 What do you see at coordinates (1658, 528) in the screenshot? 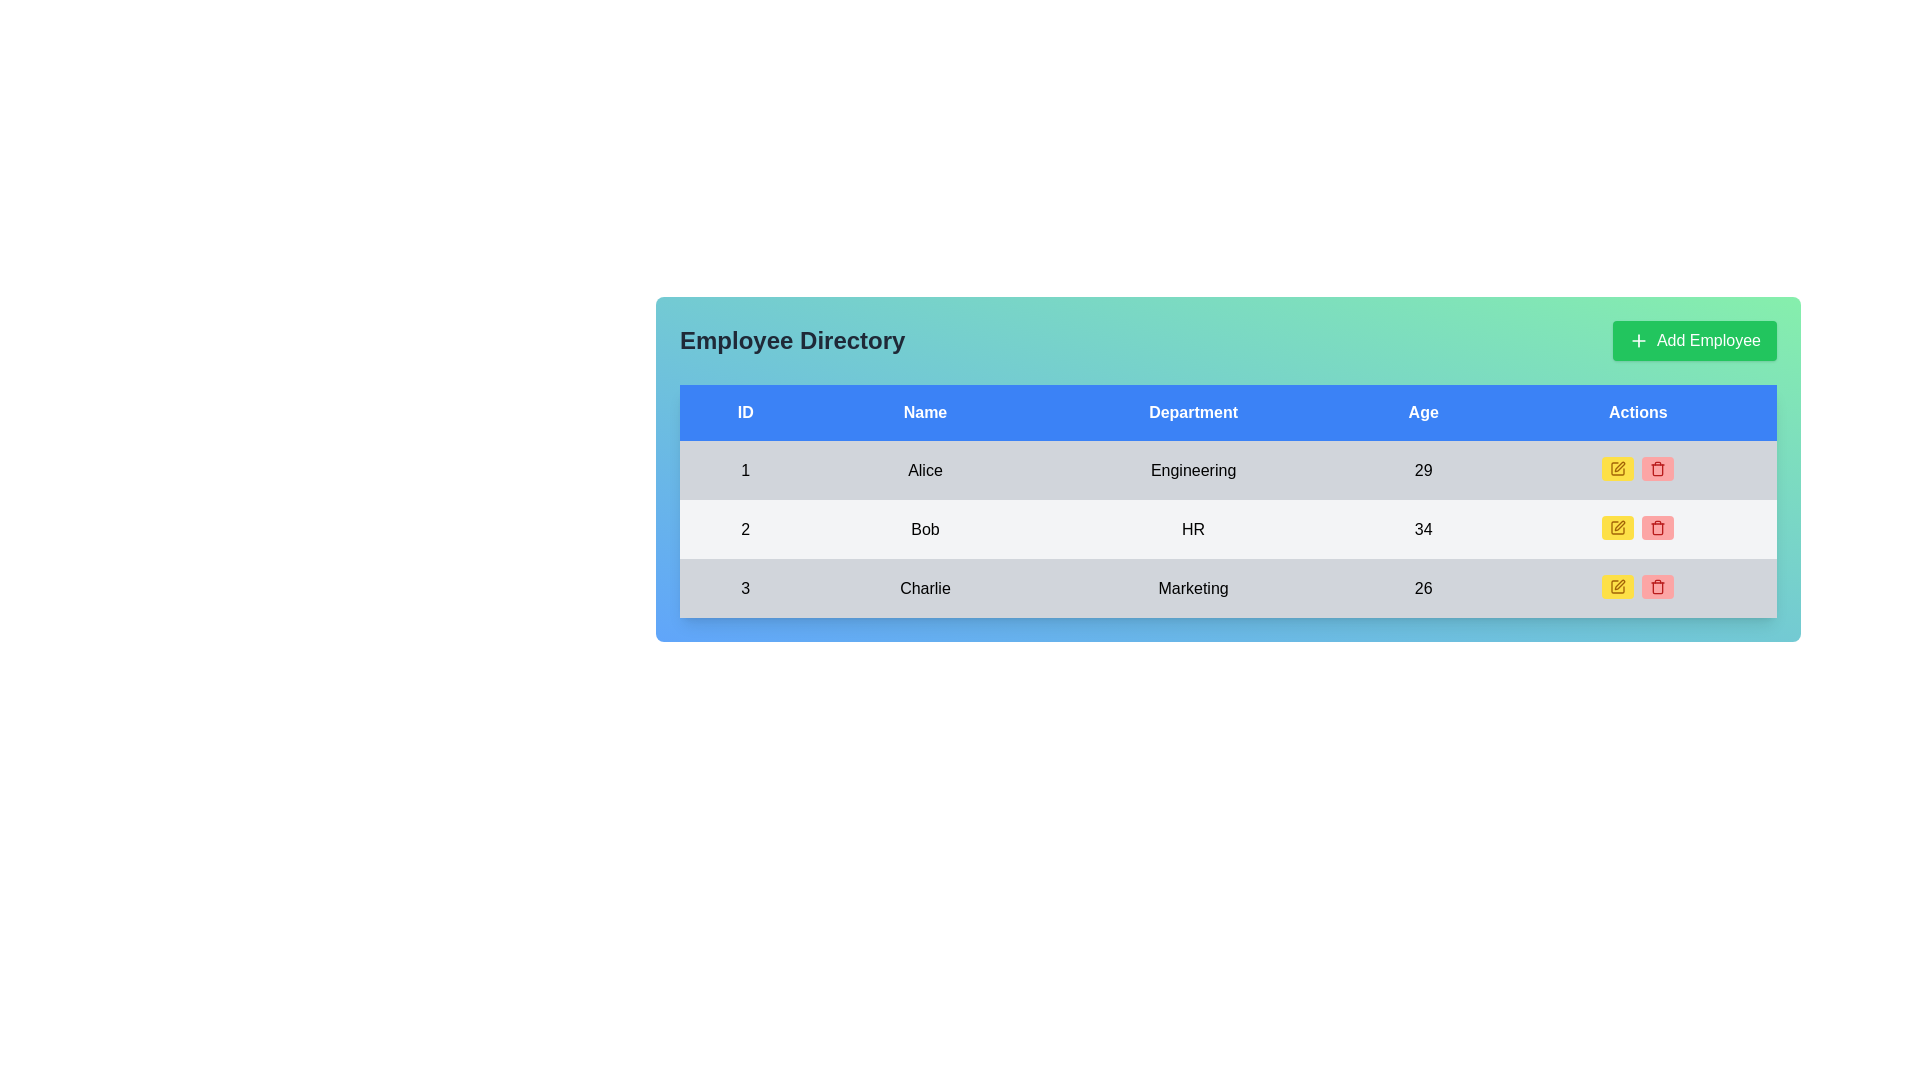
I see `the trash icon in the 'Actions' column of the second row` at bounding box center [1658, 528].